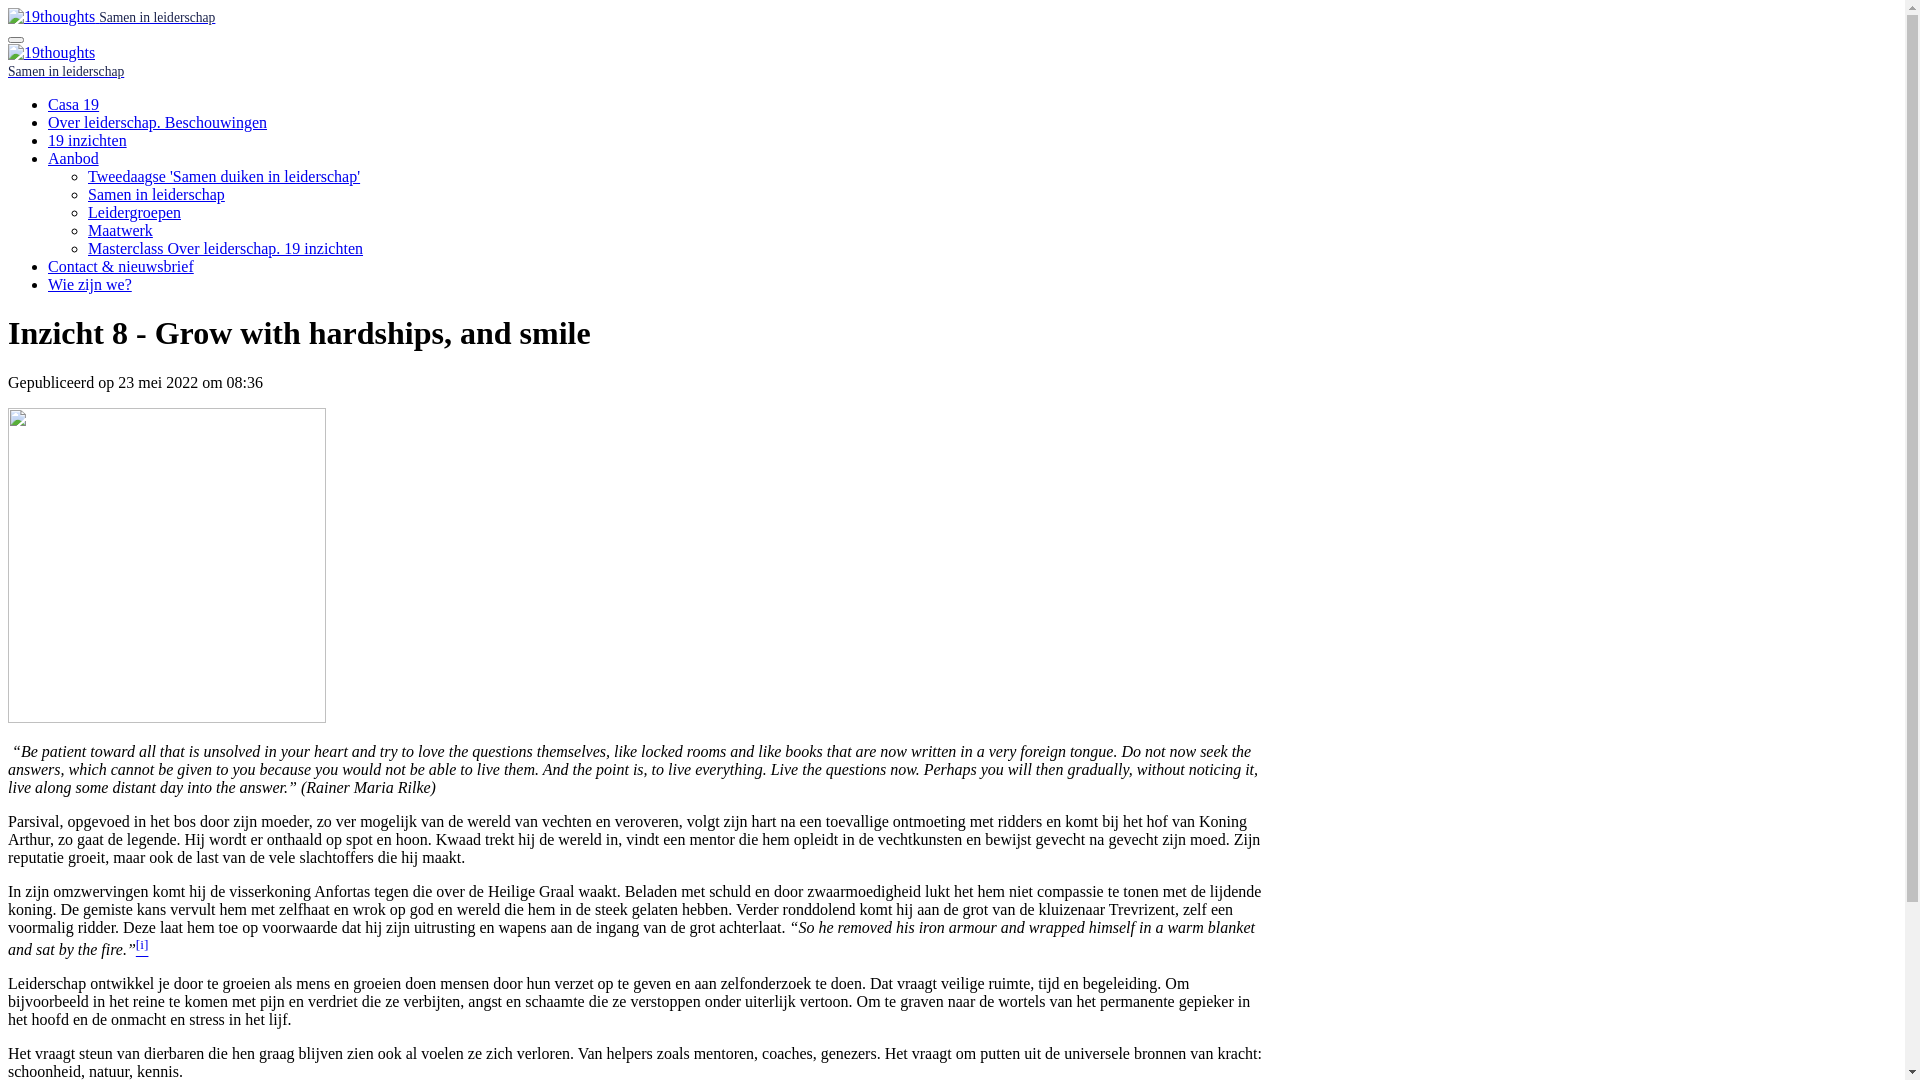 The image size is (1920, 1080). What do you see at coordinates (224, 175) in the screenshot?
I see `'Tweedaagse 'Samen duiken in leiderschap''` at bounding box center [224, 175].